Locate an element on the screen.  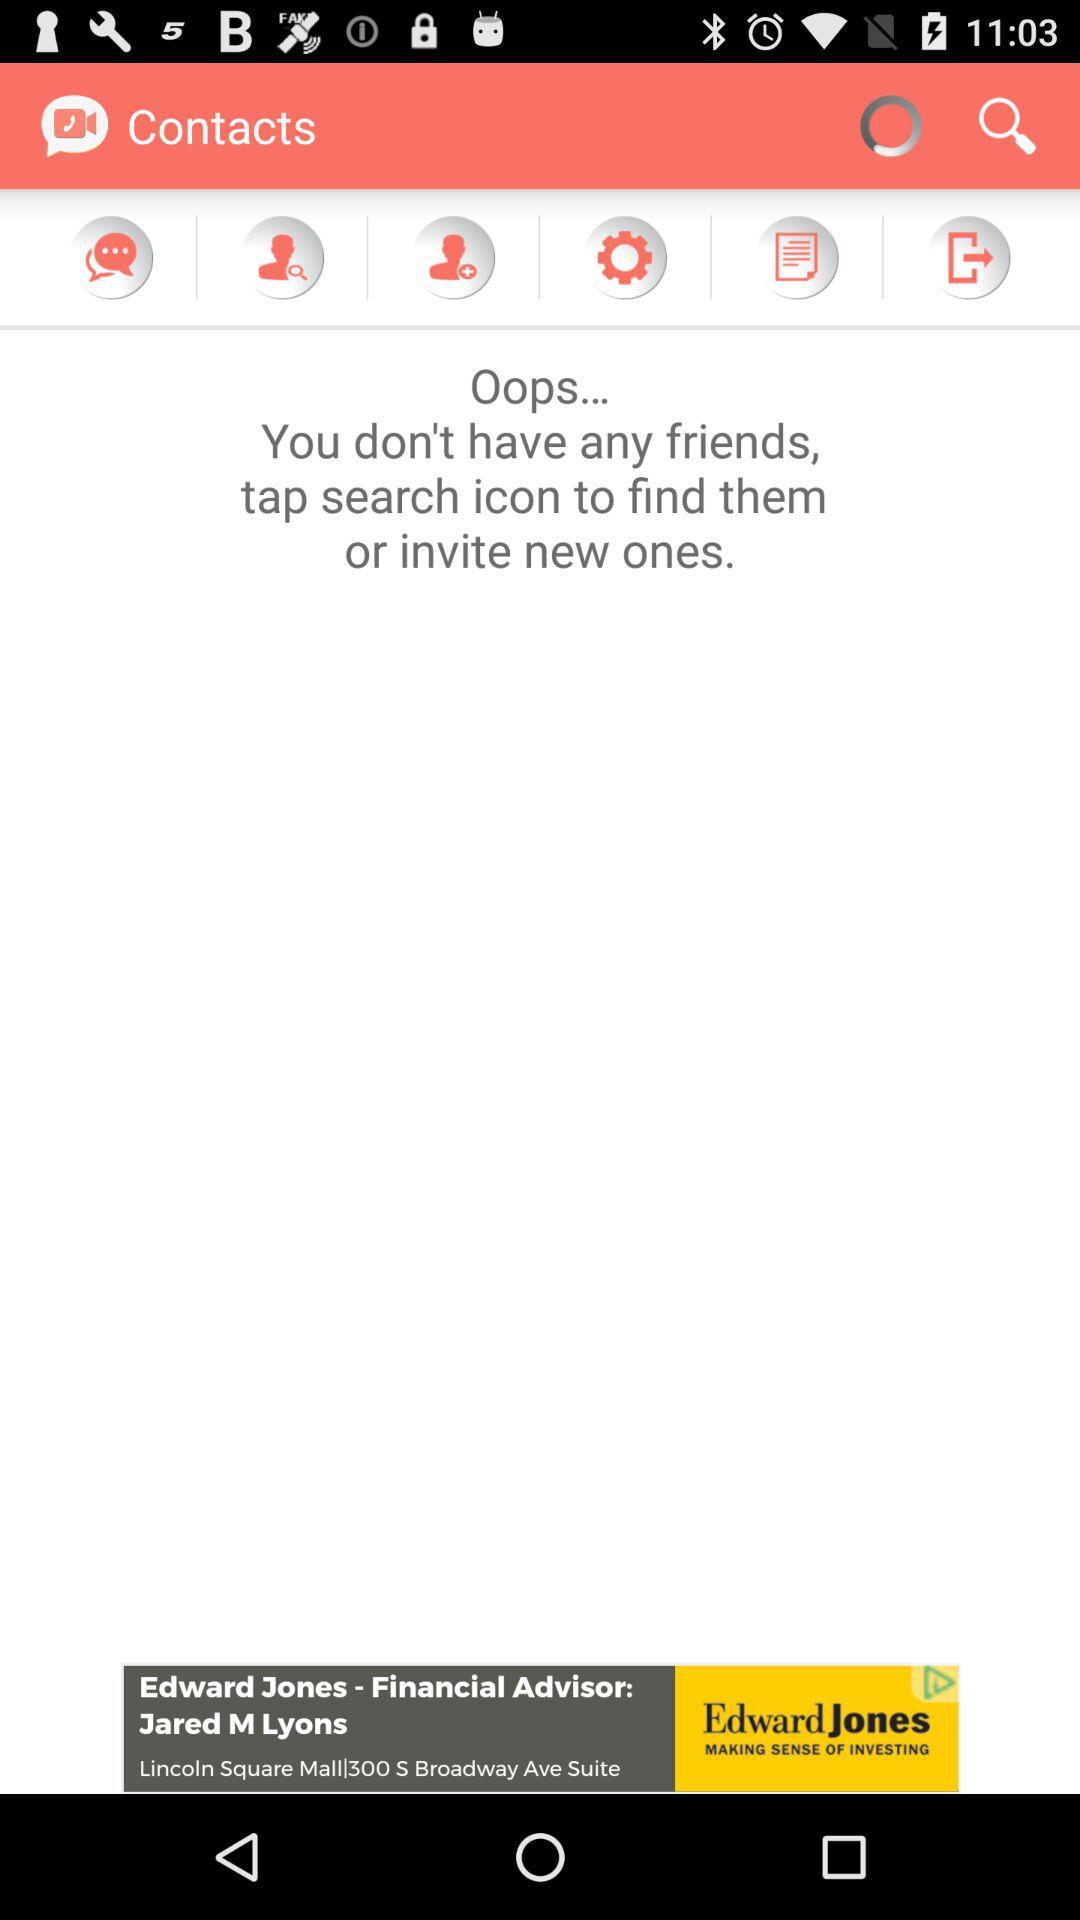
message is located at coordinates (111, 256).